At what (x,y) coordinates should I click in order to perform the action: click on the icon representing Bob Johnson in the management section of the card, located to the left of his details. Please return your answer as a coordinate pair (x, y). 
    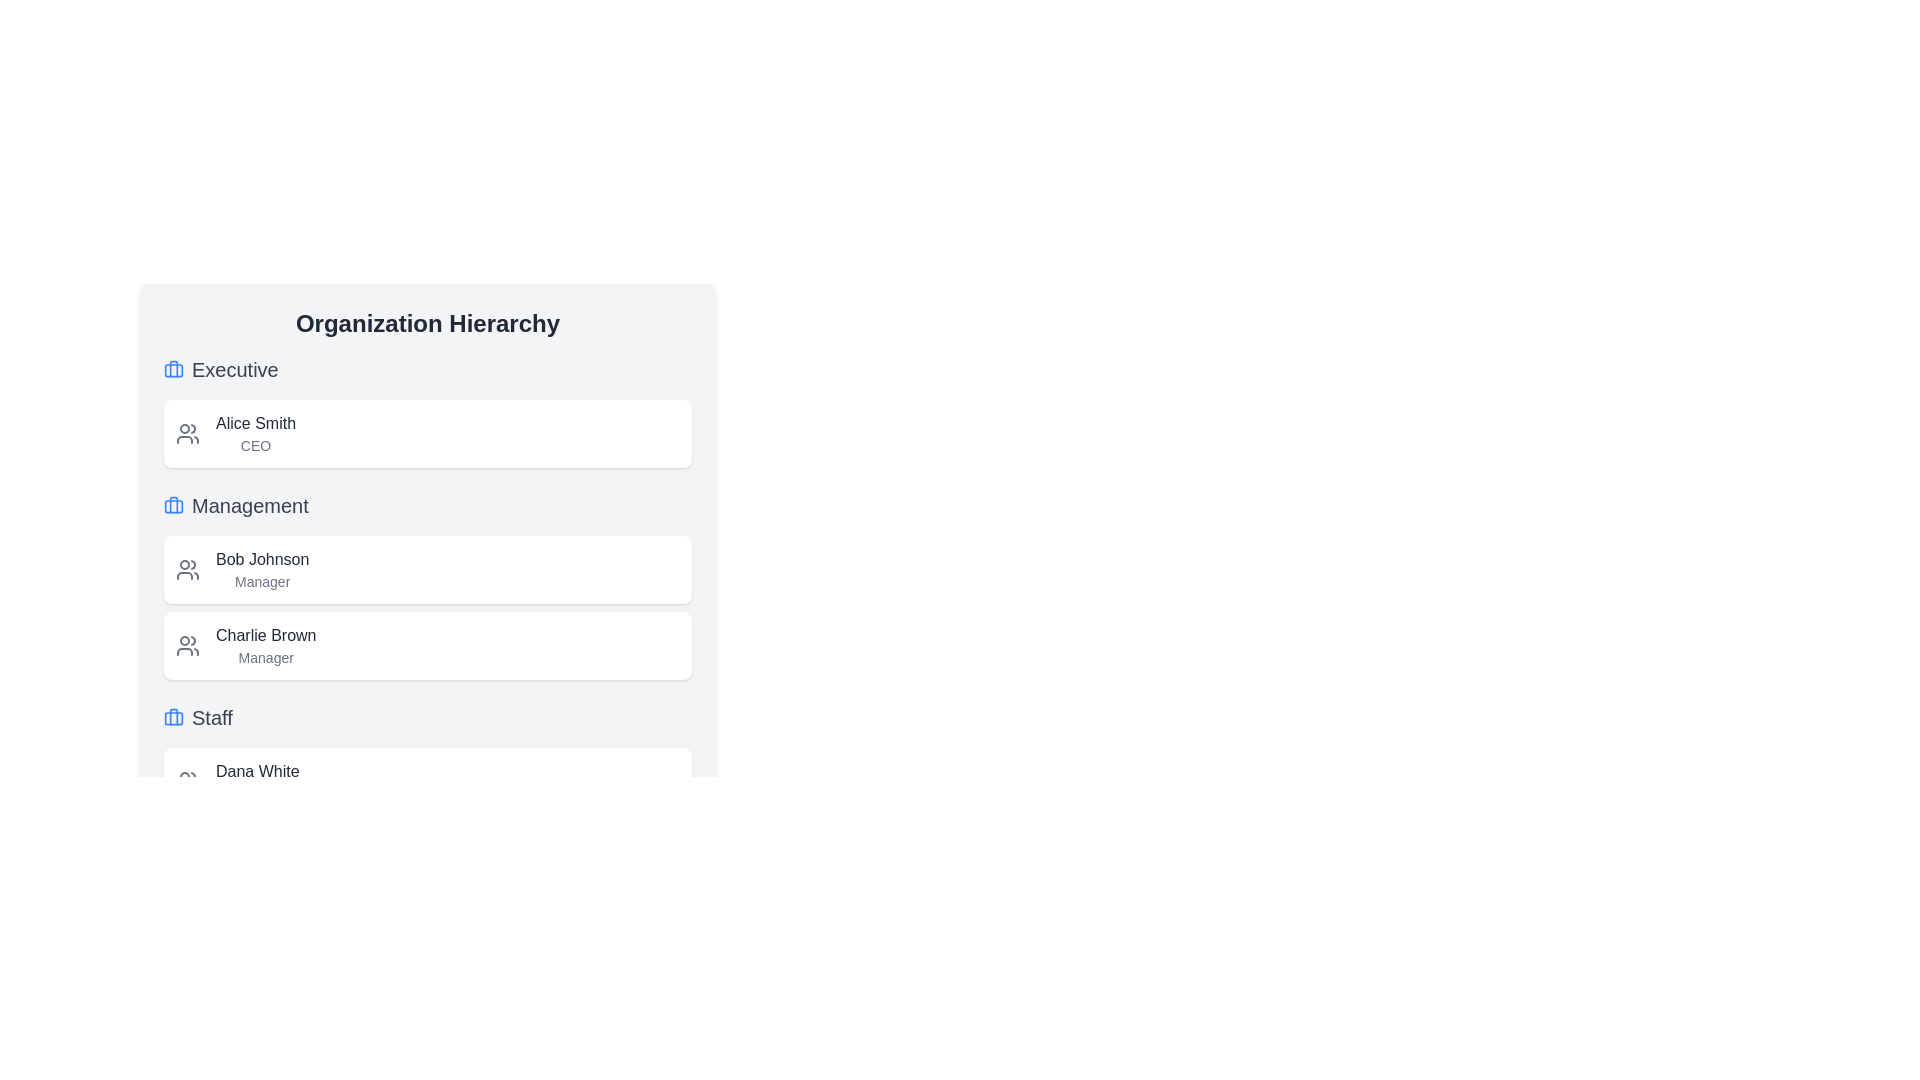
    Looking at the image, I should click on (187, 570).